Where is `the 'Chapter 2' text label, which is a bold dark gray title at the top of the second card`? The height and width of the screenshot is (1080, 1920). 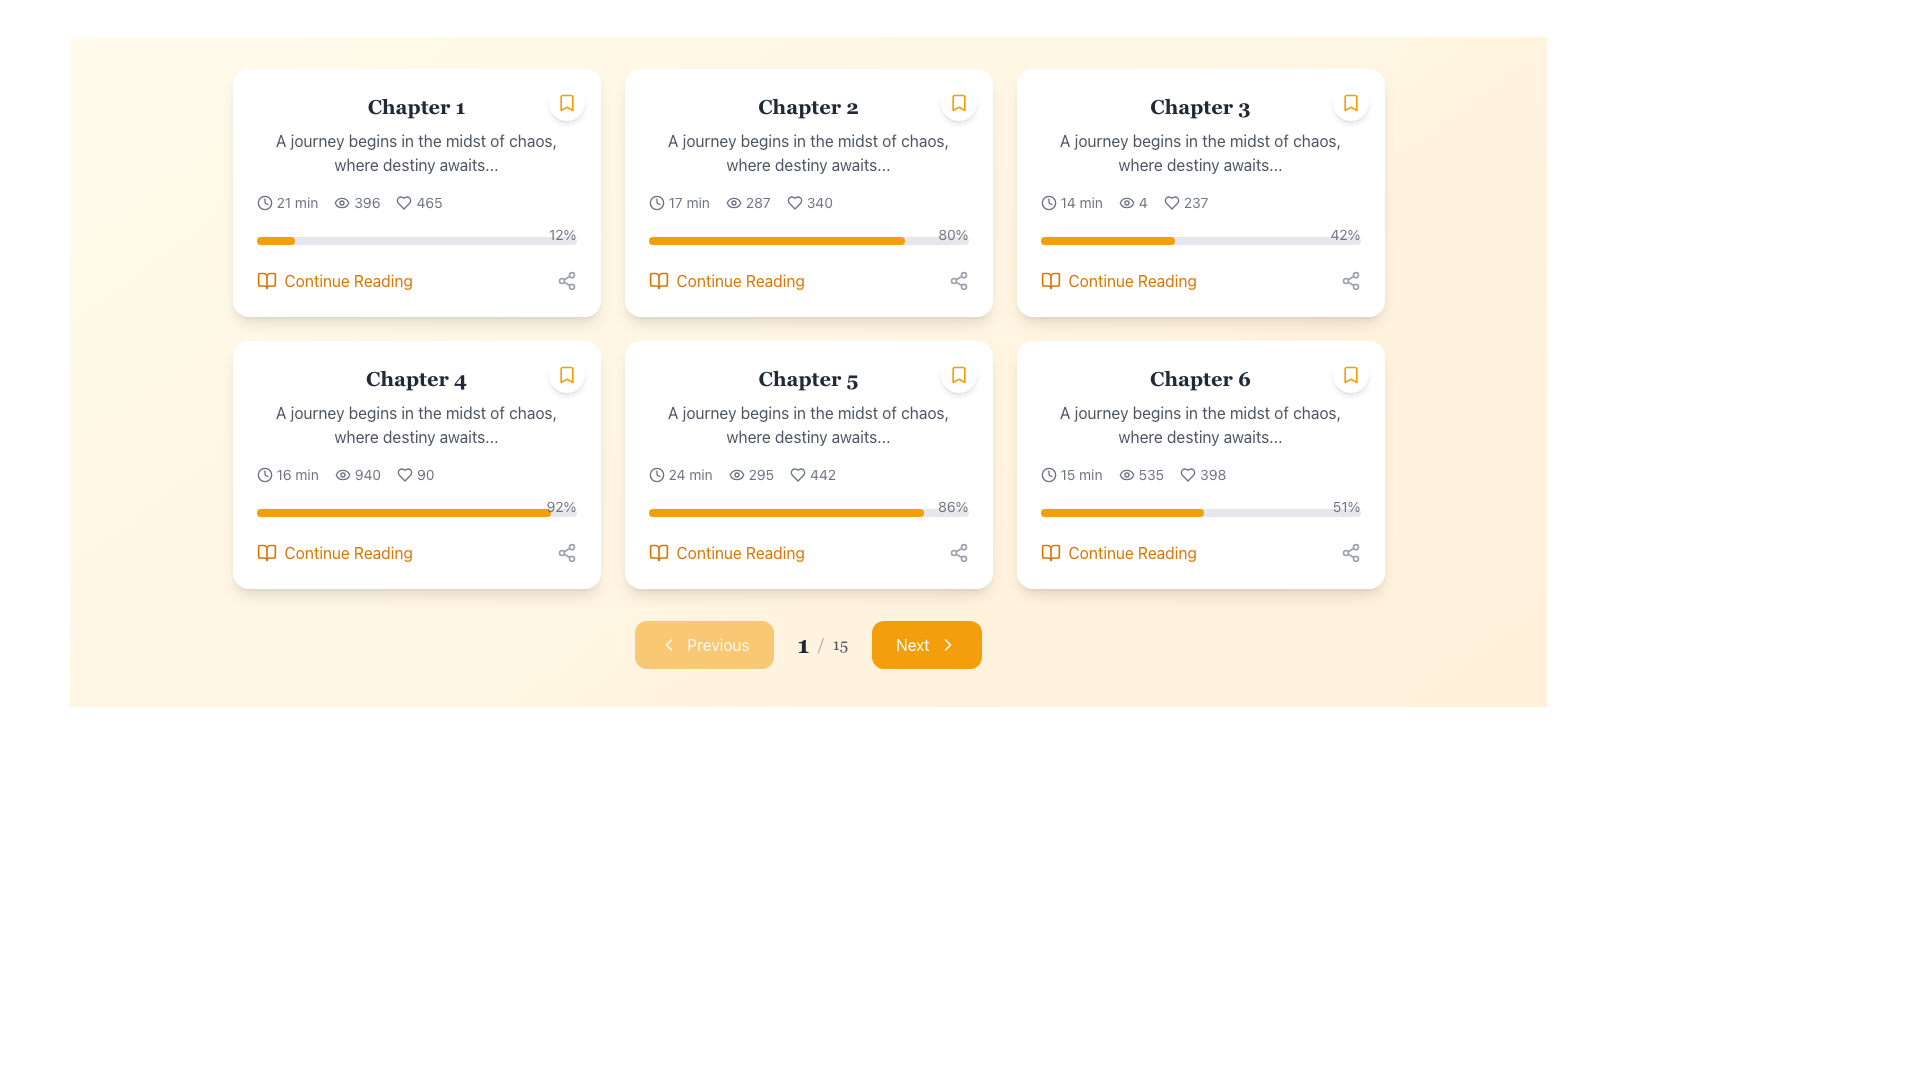
the 'Chapter 2' text label, which is a bold dark gray title at the top of the second card is located at coordinates (808, 107).